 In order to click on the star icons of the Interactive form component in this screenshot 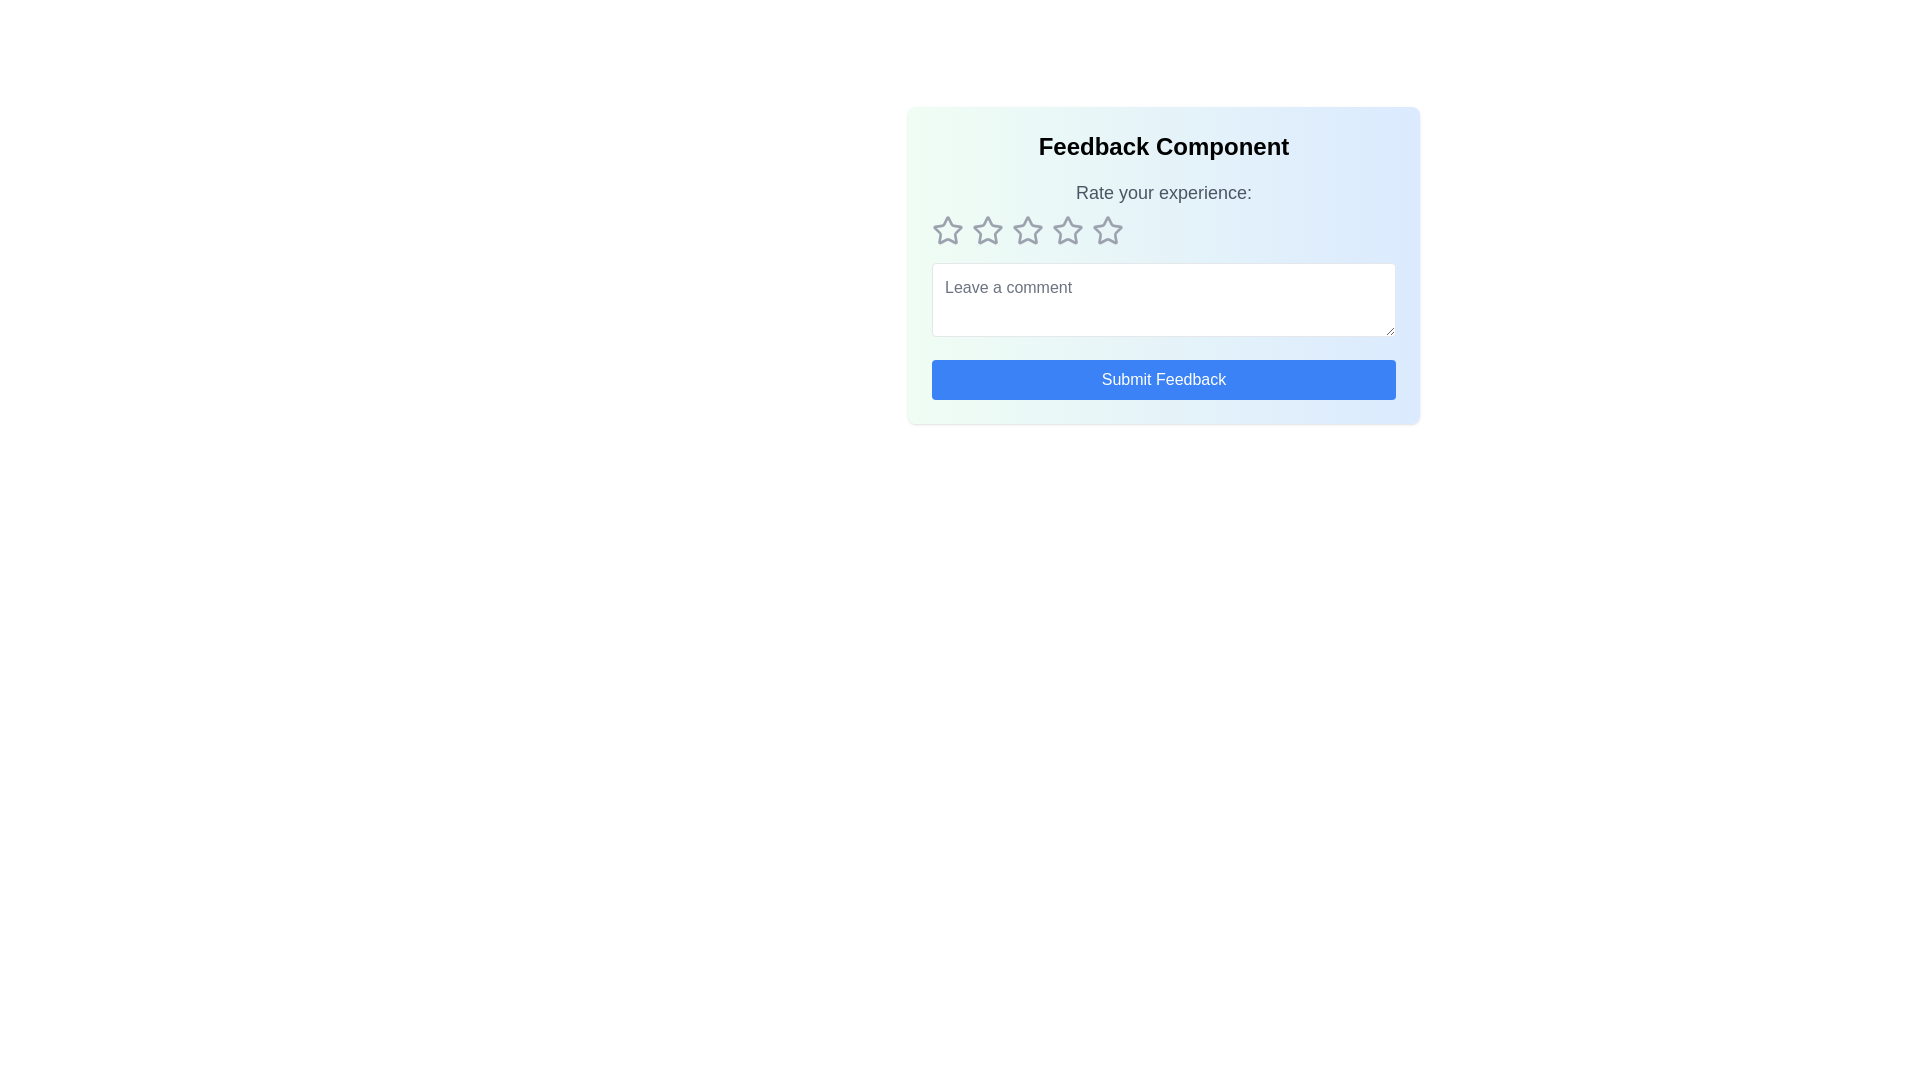, I will do `click(1163, 264)`.